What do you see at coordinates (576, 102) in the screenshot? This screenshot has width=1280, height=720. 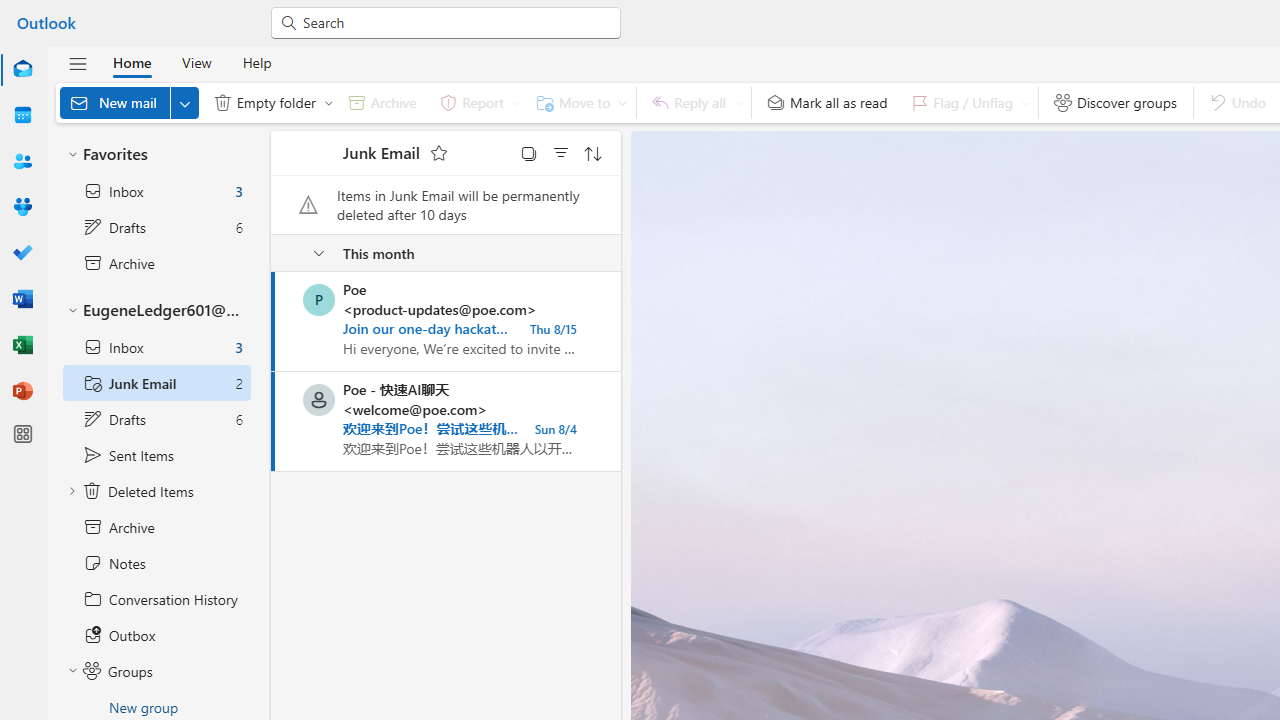 I see `'Move to'` at bounding box center [576, 102].